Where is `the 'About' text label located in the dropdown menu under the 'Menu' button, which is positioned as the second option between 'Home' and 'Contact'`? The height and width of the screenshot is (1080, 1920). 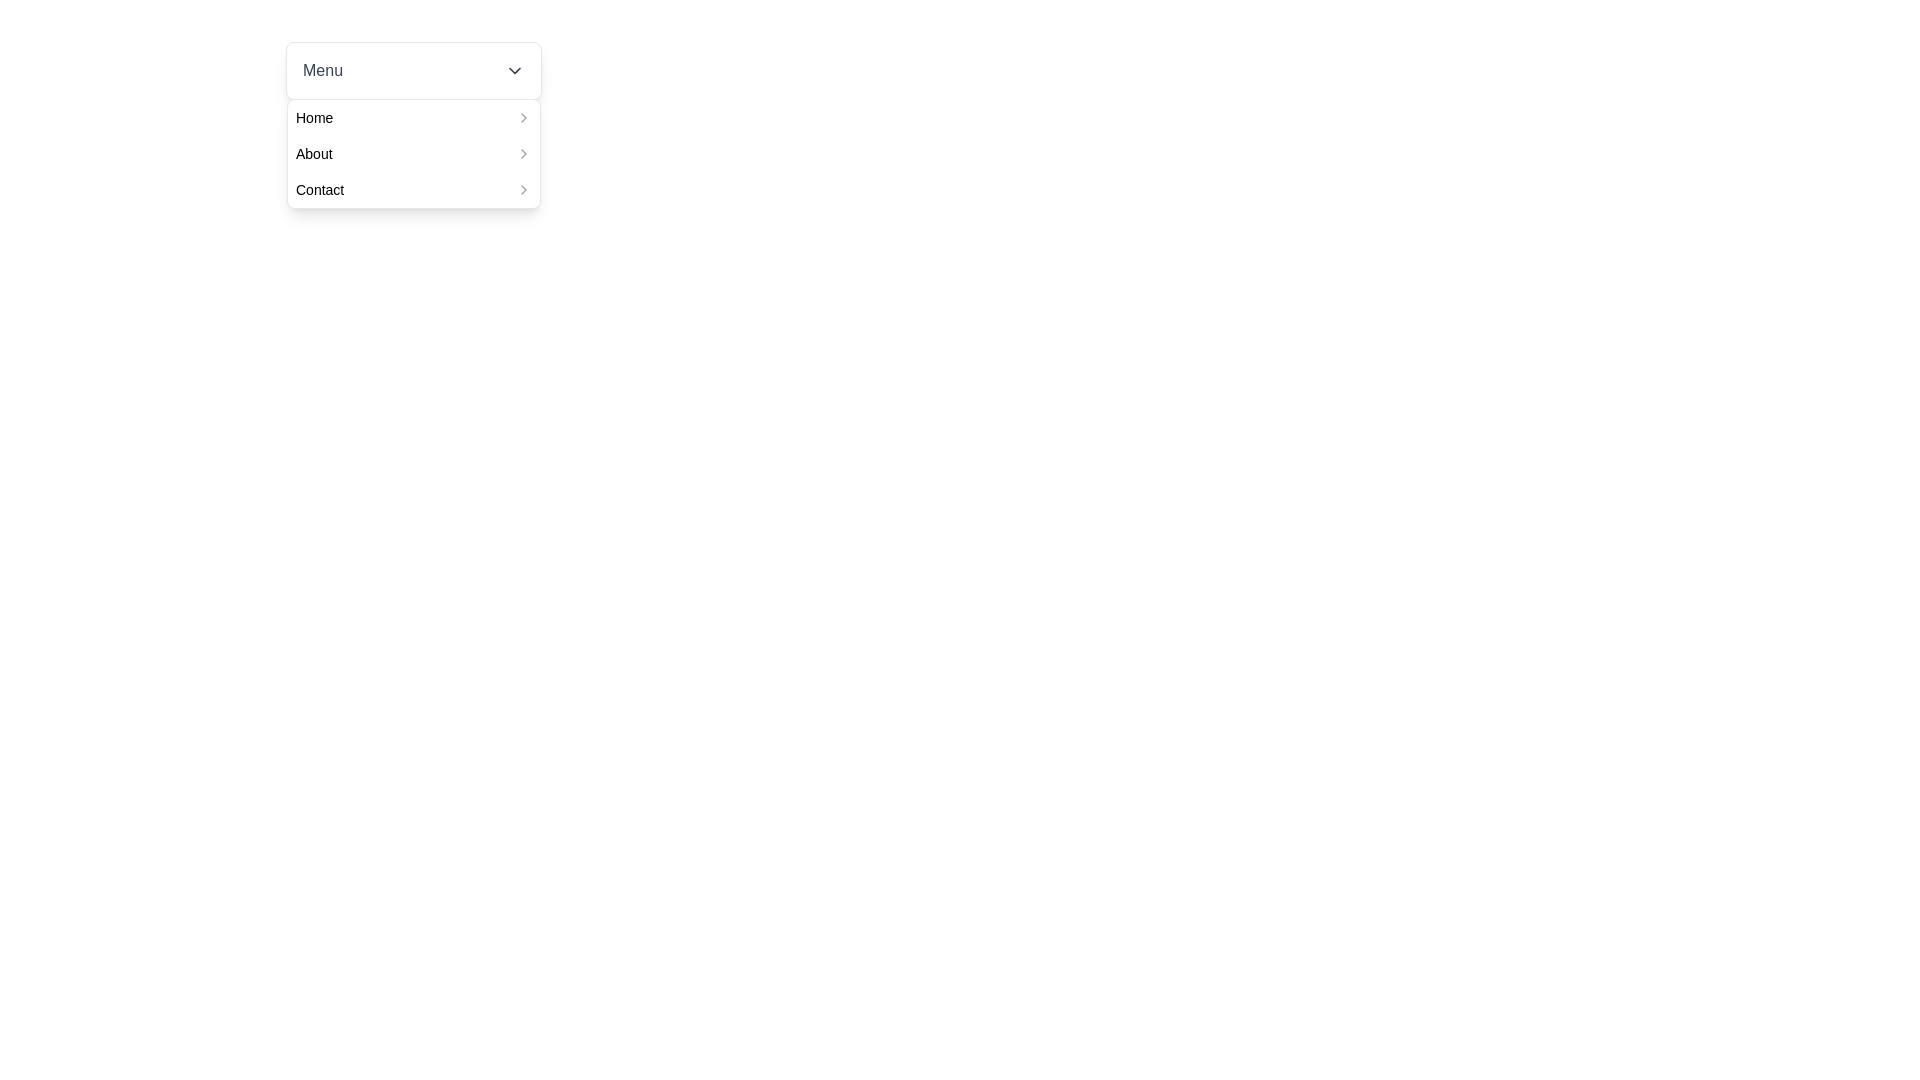
the 'About' text label located in the dropdown menu under the 'Menu' button, which is positioned as the second option between 'Home' and 'Contact' is located at coordinates (313, 153).